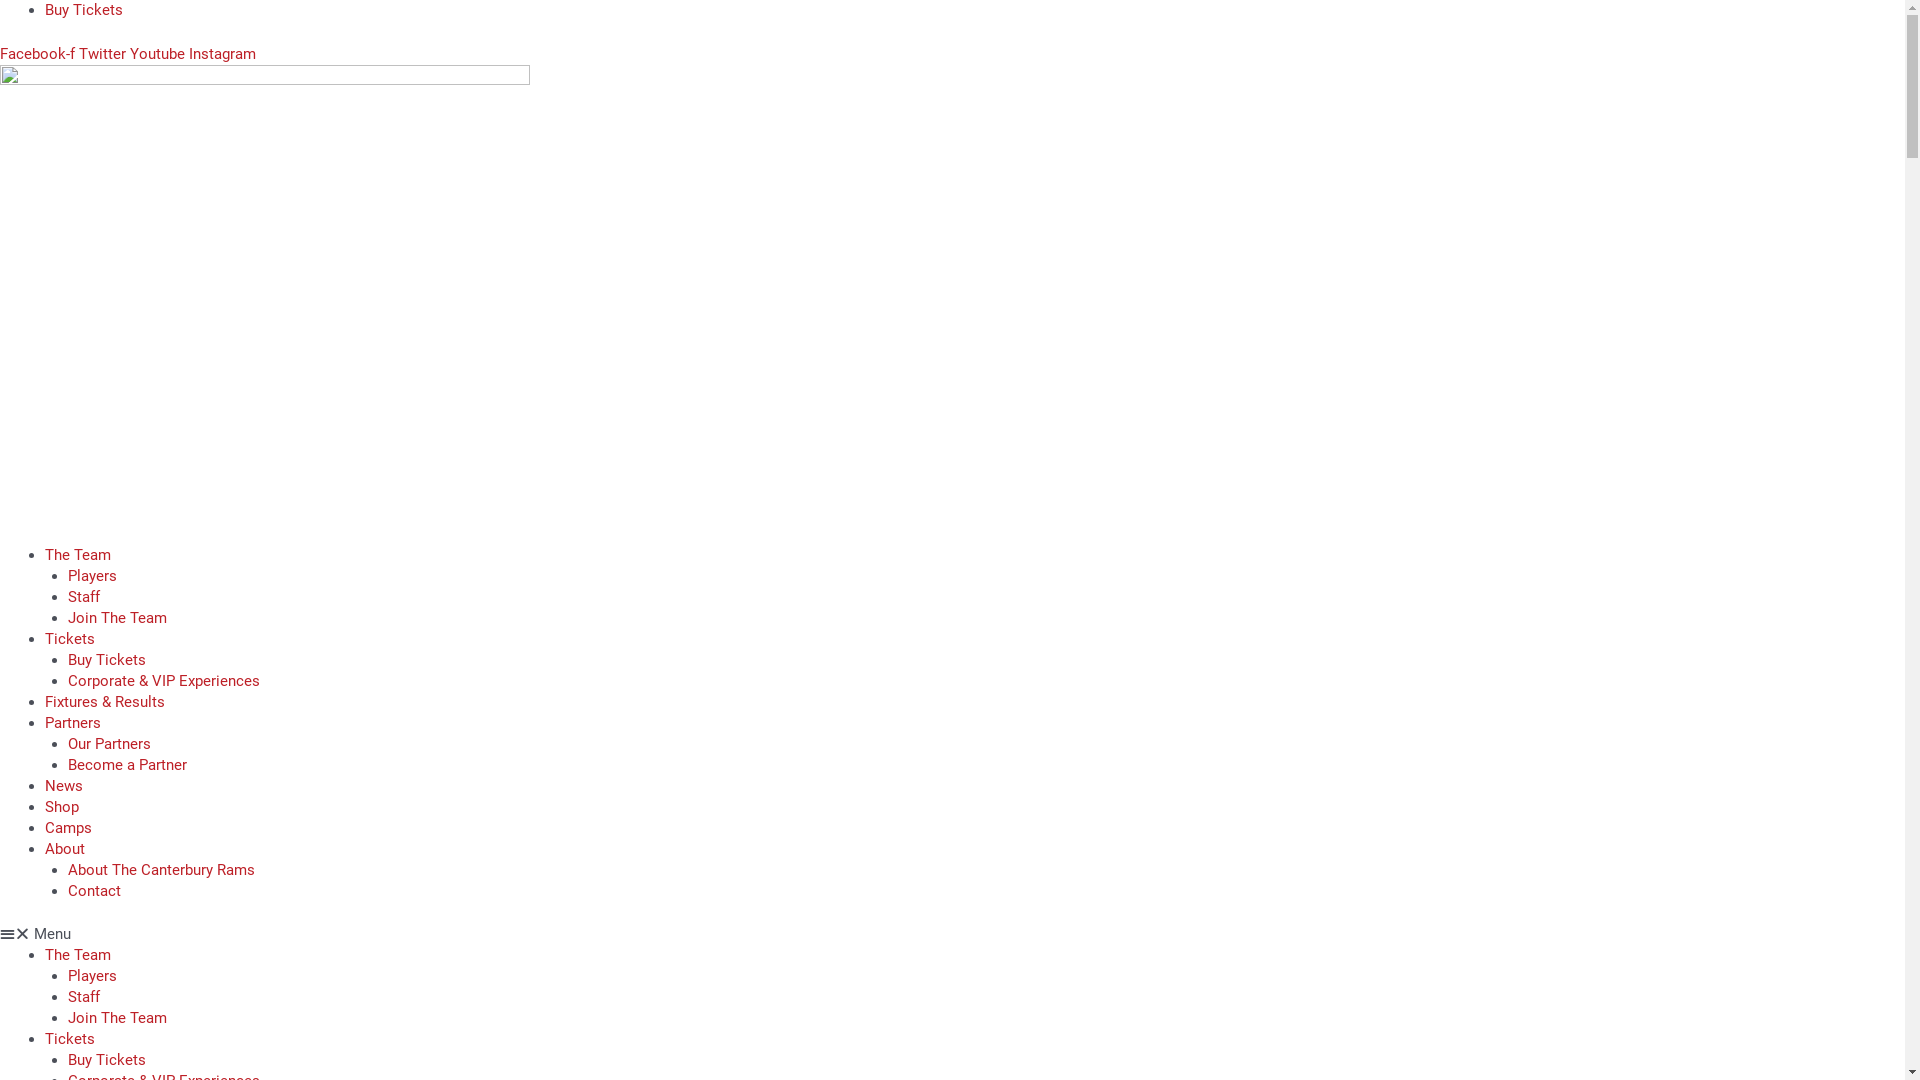  What do you see at coordinates (116, 1018) in the screenshot?
I see `'Join The Team'` at bounding box center [116, 1018].